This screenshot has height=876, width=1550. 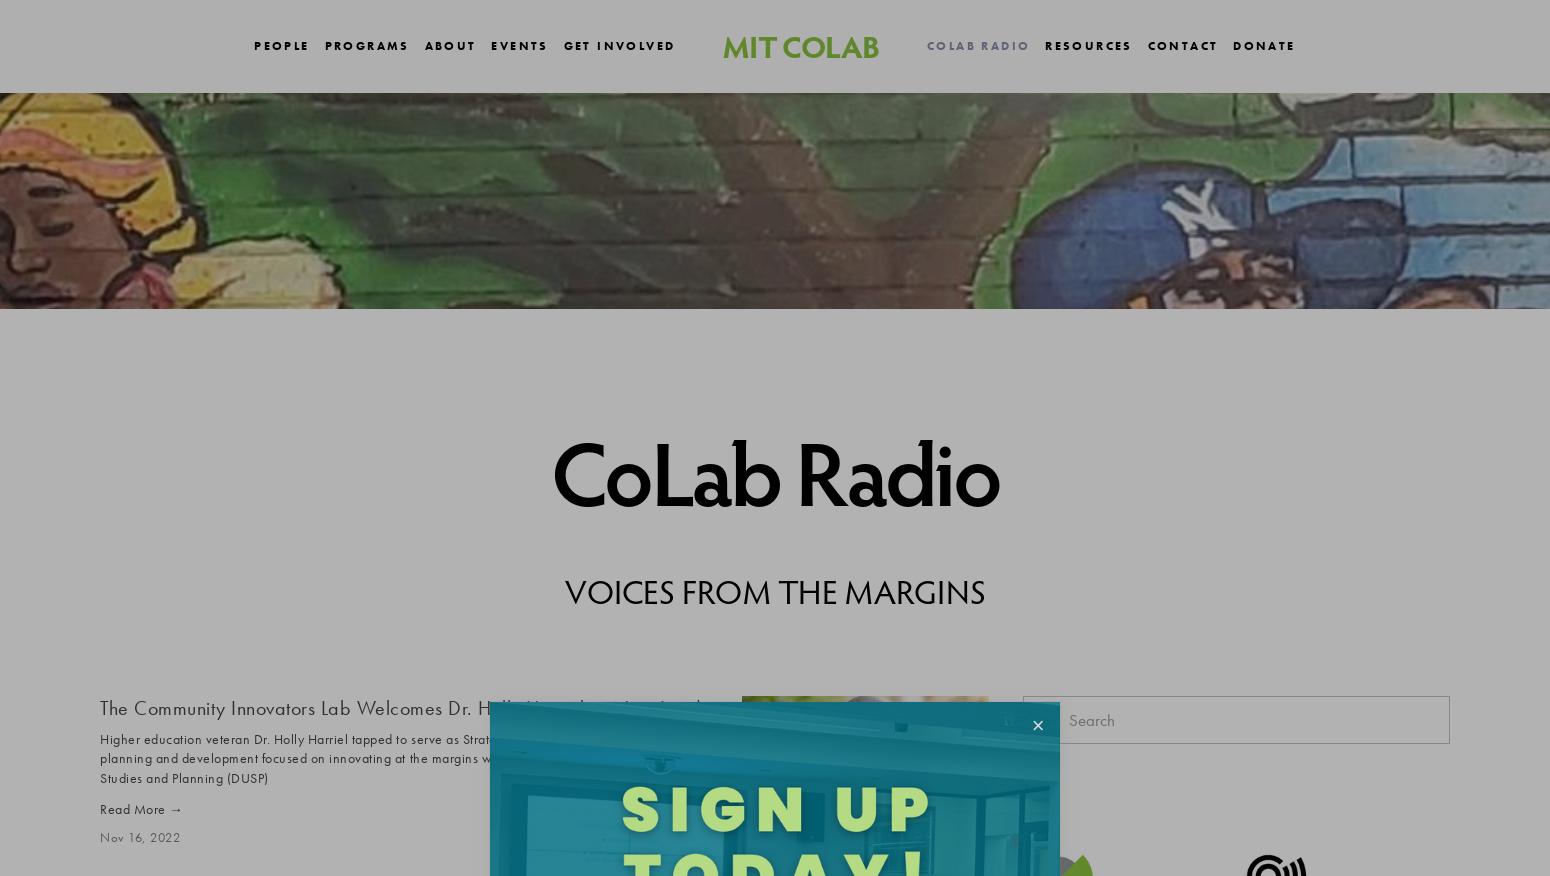 I want to click on 'Read More →', so click(x=141, y=807).